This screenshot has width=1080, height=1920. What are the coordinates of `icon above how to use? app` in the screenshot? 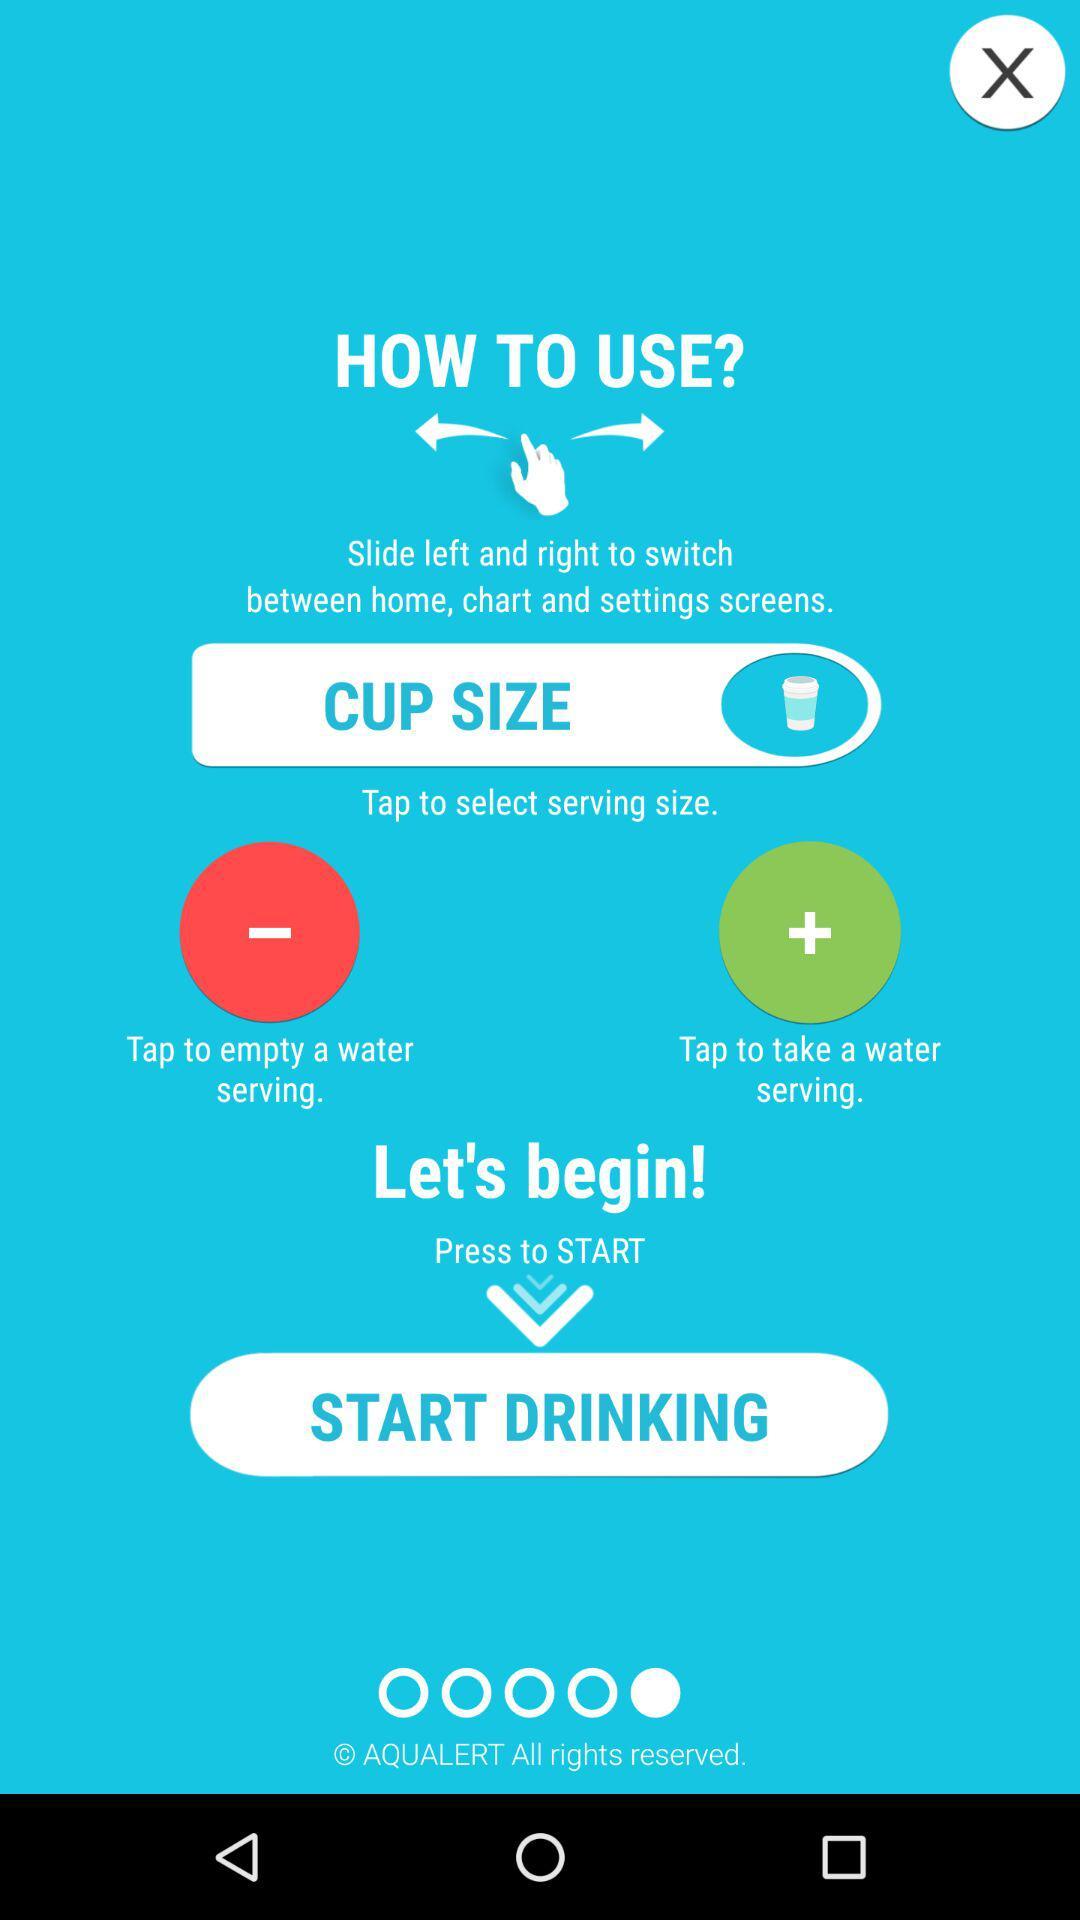 It's located at (1007, 72).